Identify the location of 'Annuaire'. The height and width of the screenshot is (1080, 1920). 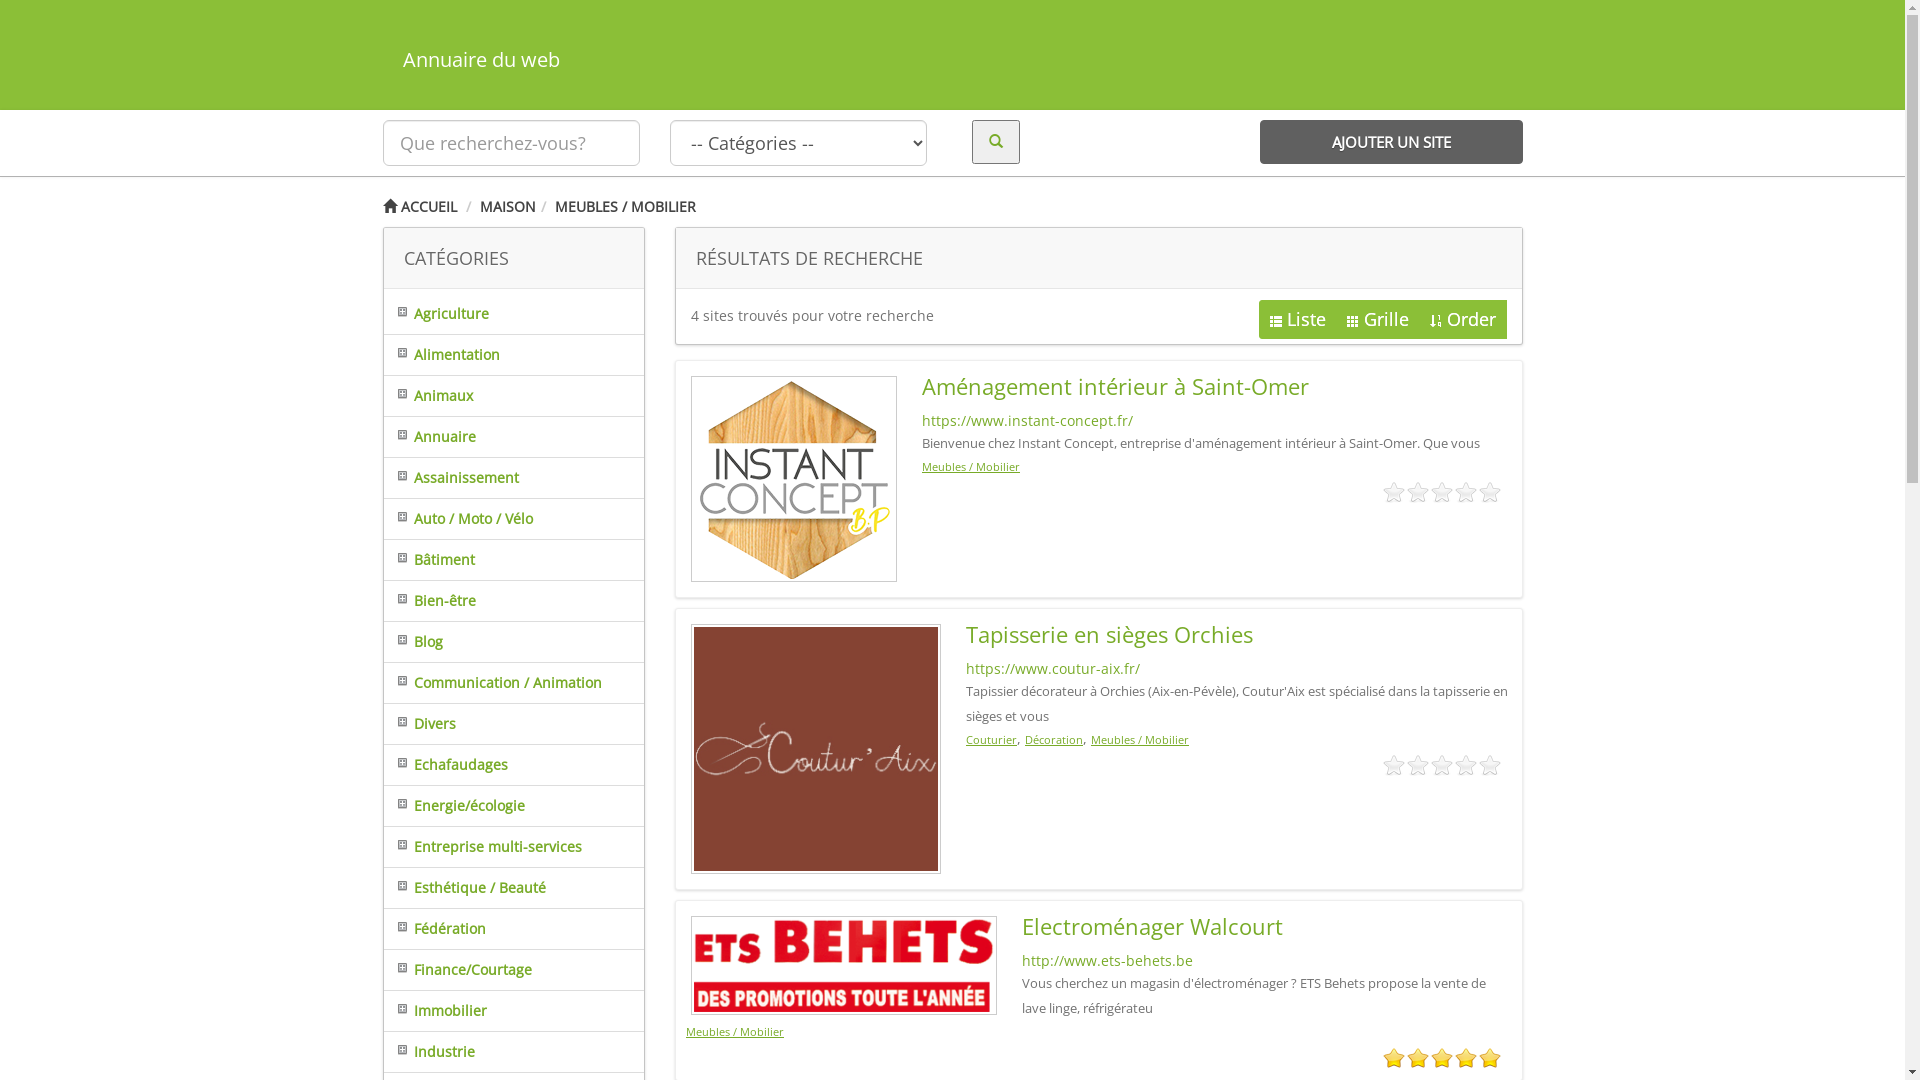
(429, 435).